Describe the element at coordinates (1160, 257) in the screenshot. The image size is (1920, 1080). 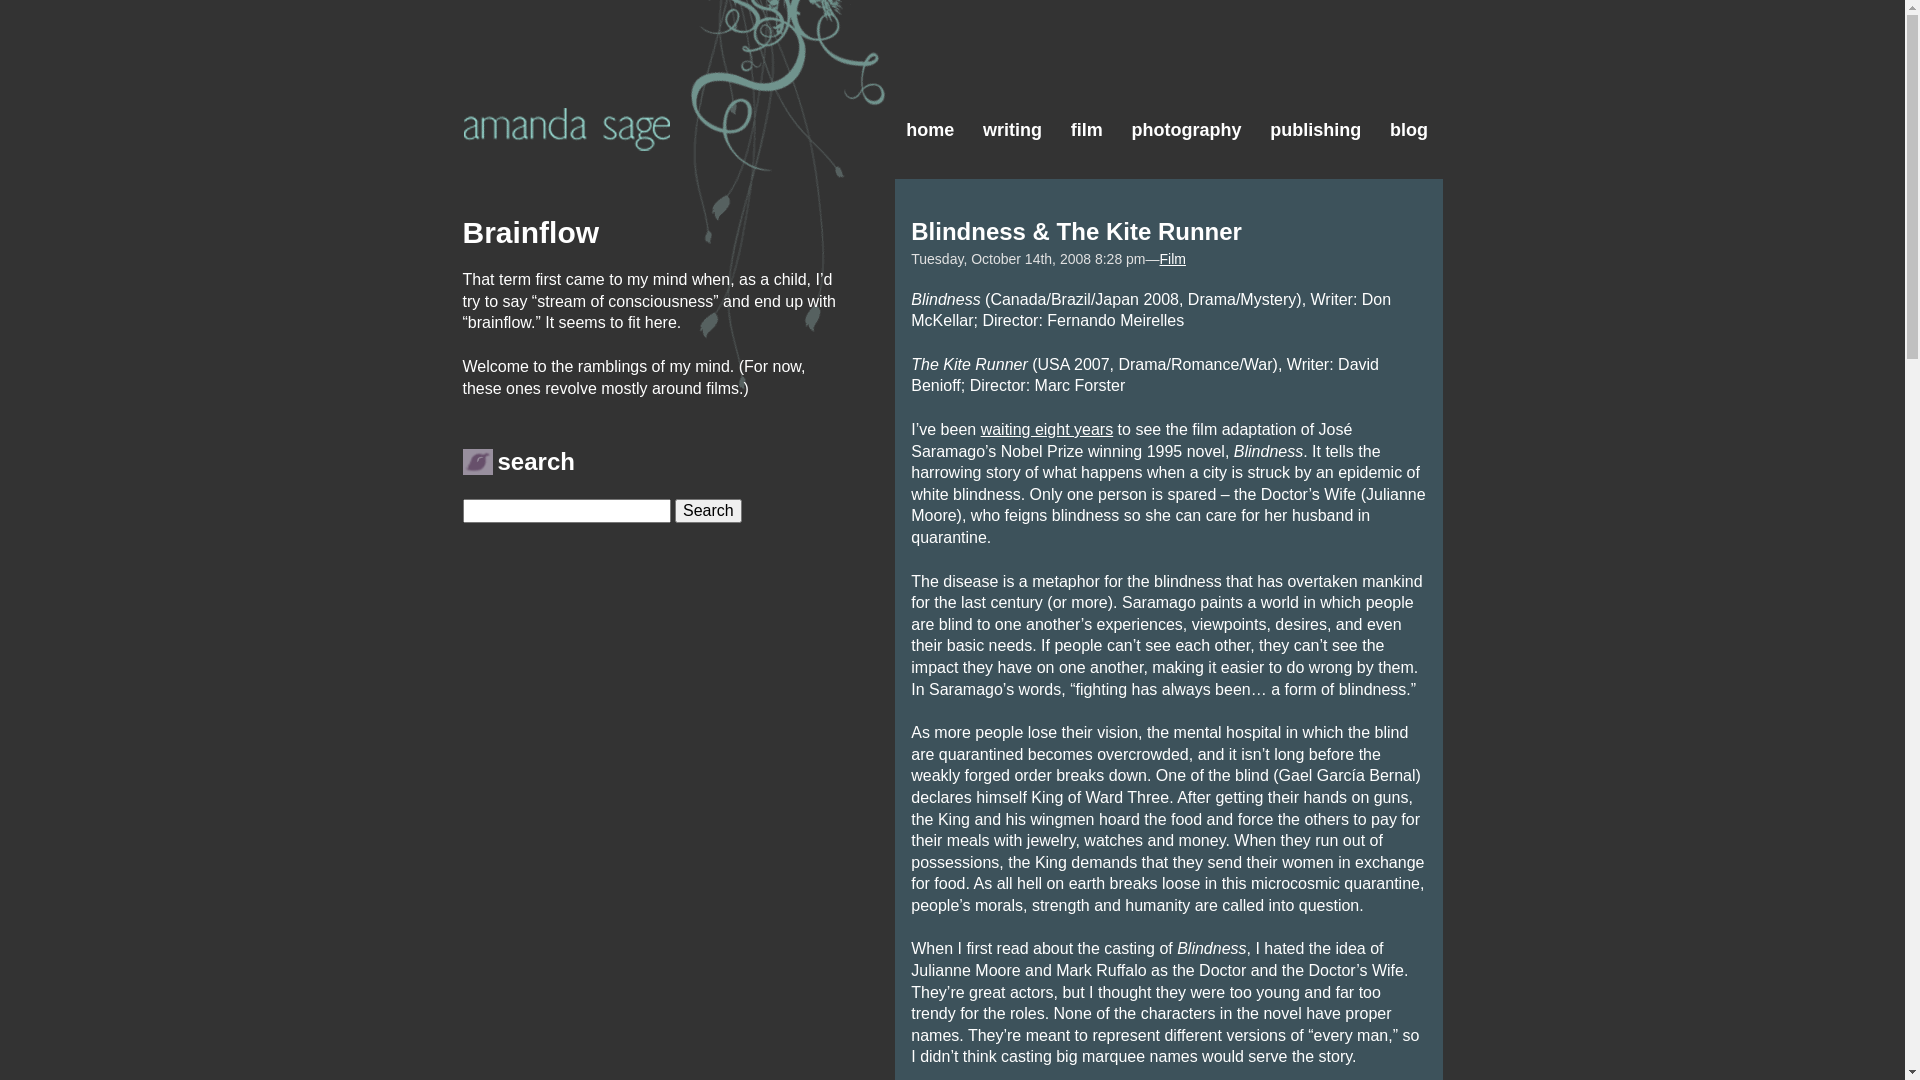
I see `'Film'` at that location.